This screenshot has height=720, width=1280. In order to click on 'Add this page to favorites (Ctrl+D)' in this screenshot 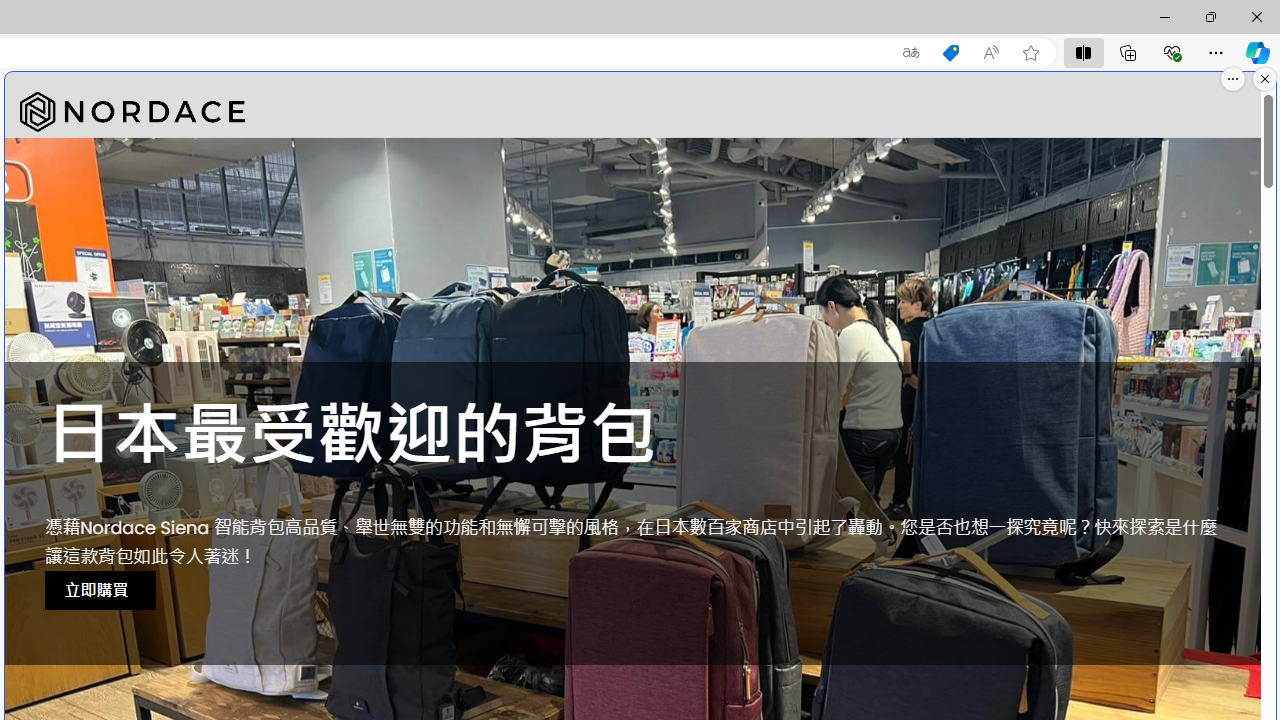, I will do `click(1031, 52)`.